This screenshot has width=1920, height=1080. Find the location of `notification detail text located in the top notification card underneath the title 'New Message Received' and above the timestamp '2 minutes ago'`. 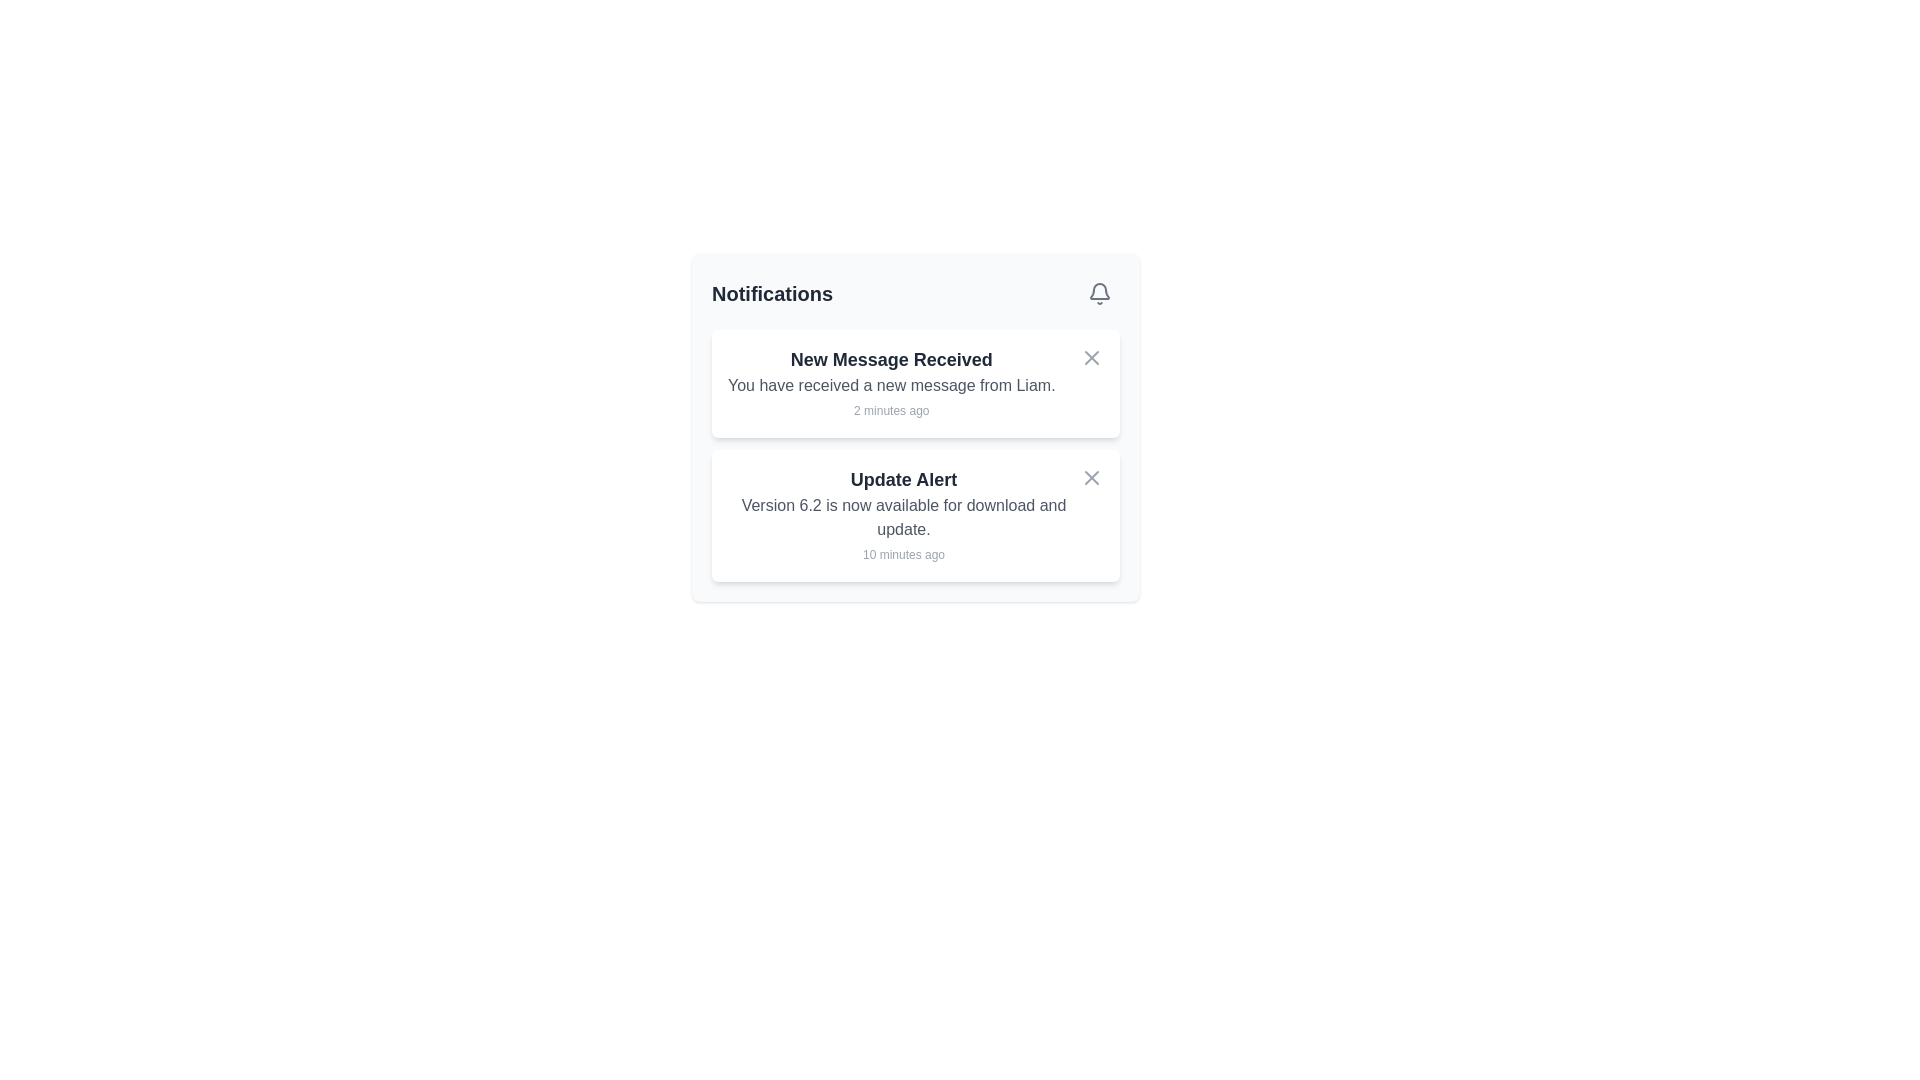

notification detail text located in the top notification card underneath the title 'New Message Received' and above the timestamp '2 minutes ago' is located at coordinates (890, 385).